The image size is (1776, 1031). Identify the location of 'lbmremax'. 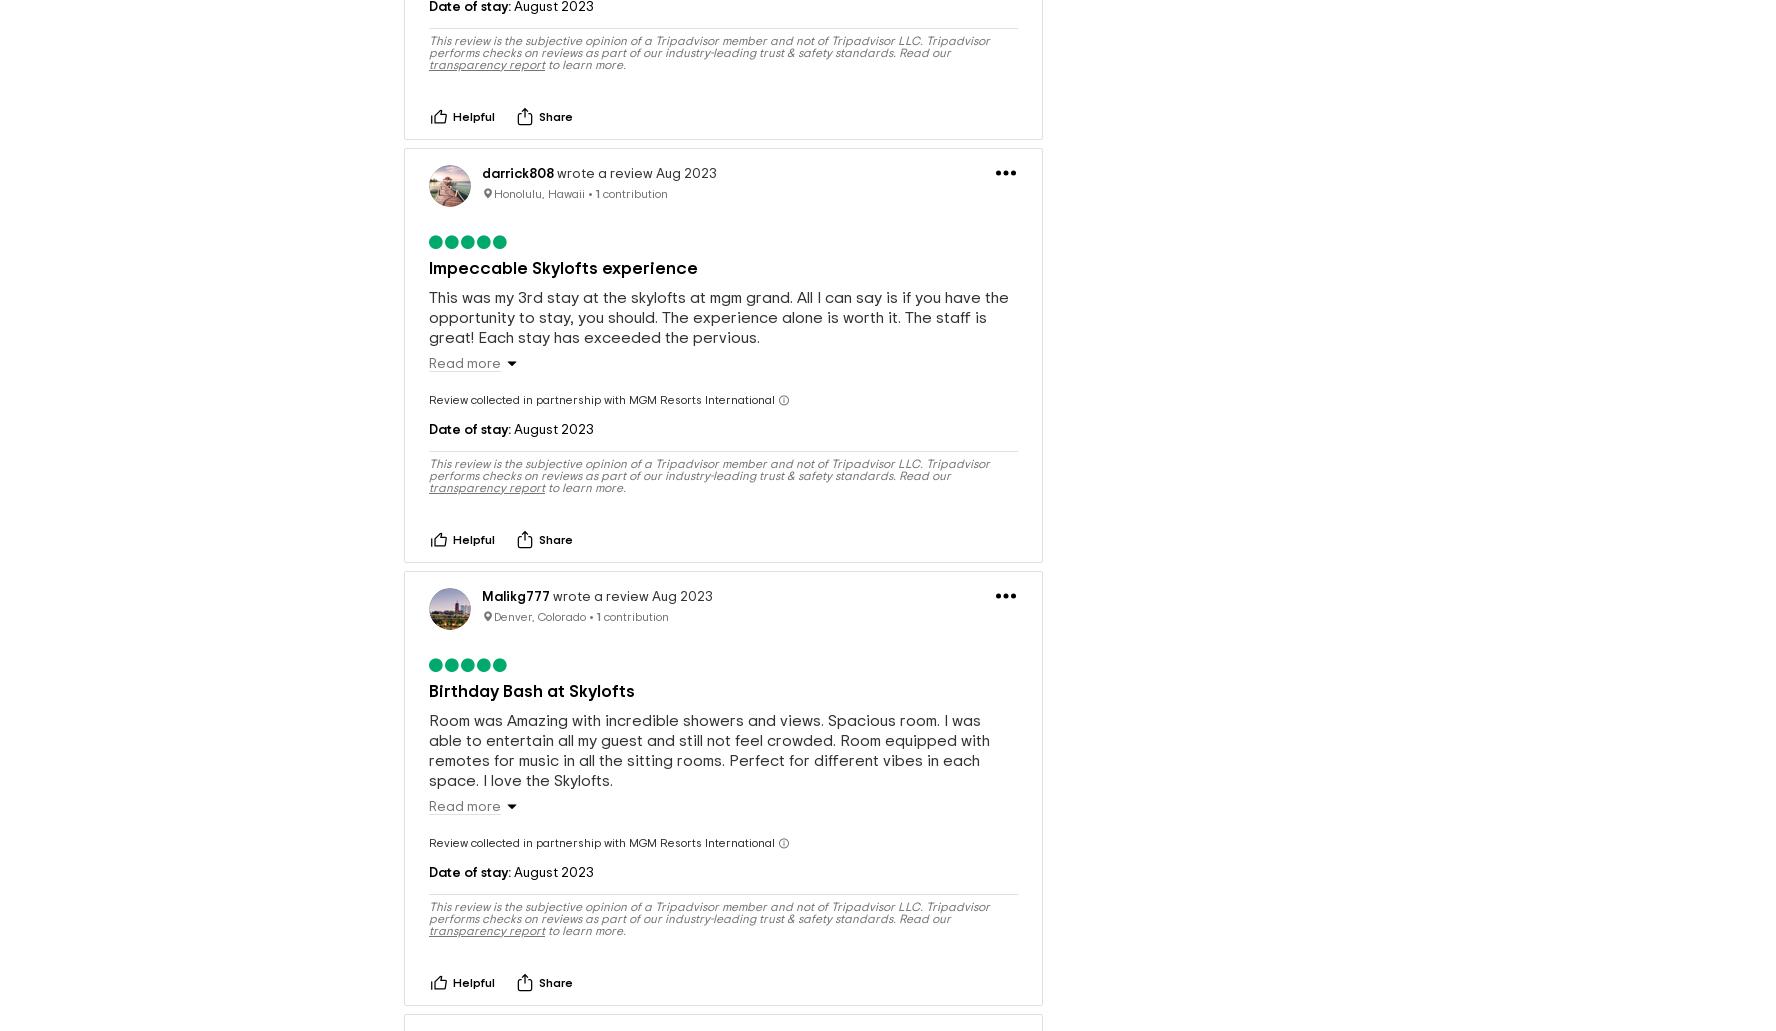
(512, 1005).